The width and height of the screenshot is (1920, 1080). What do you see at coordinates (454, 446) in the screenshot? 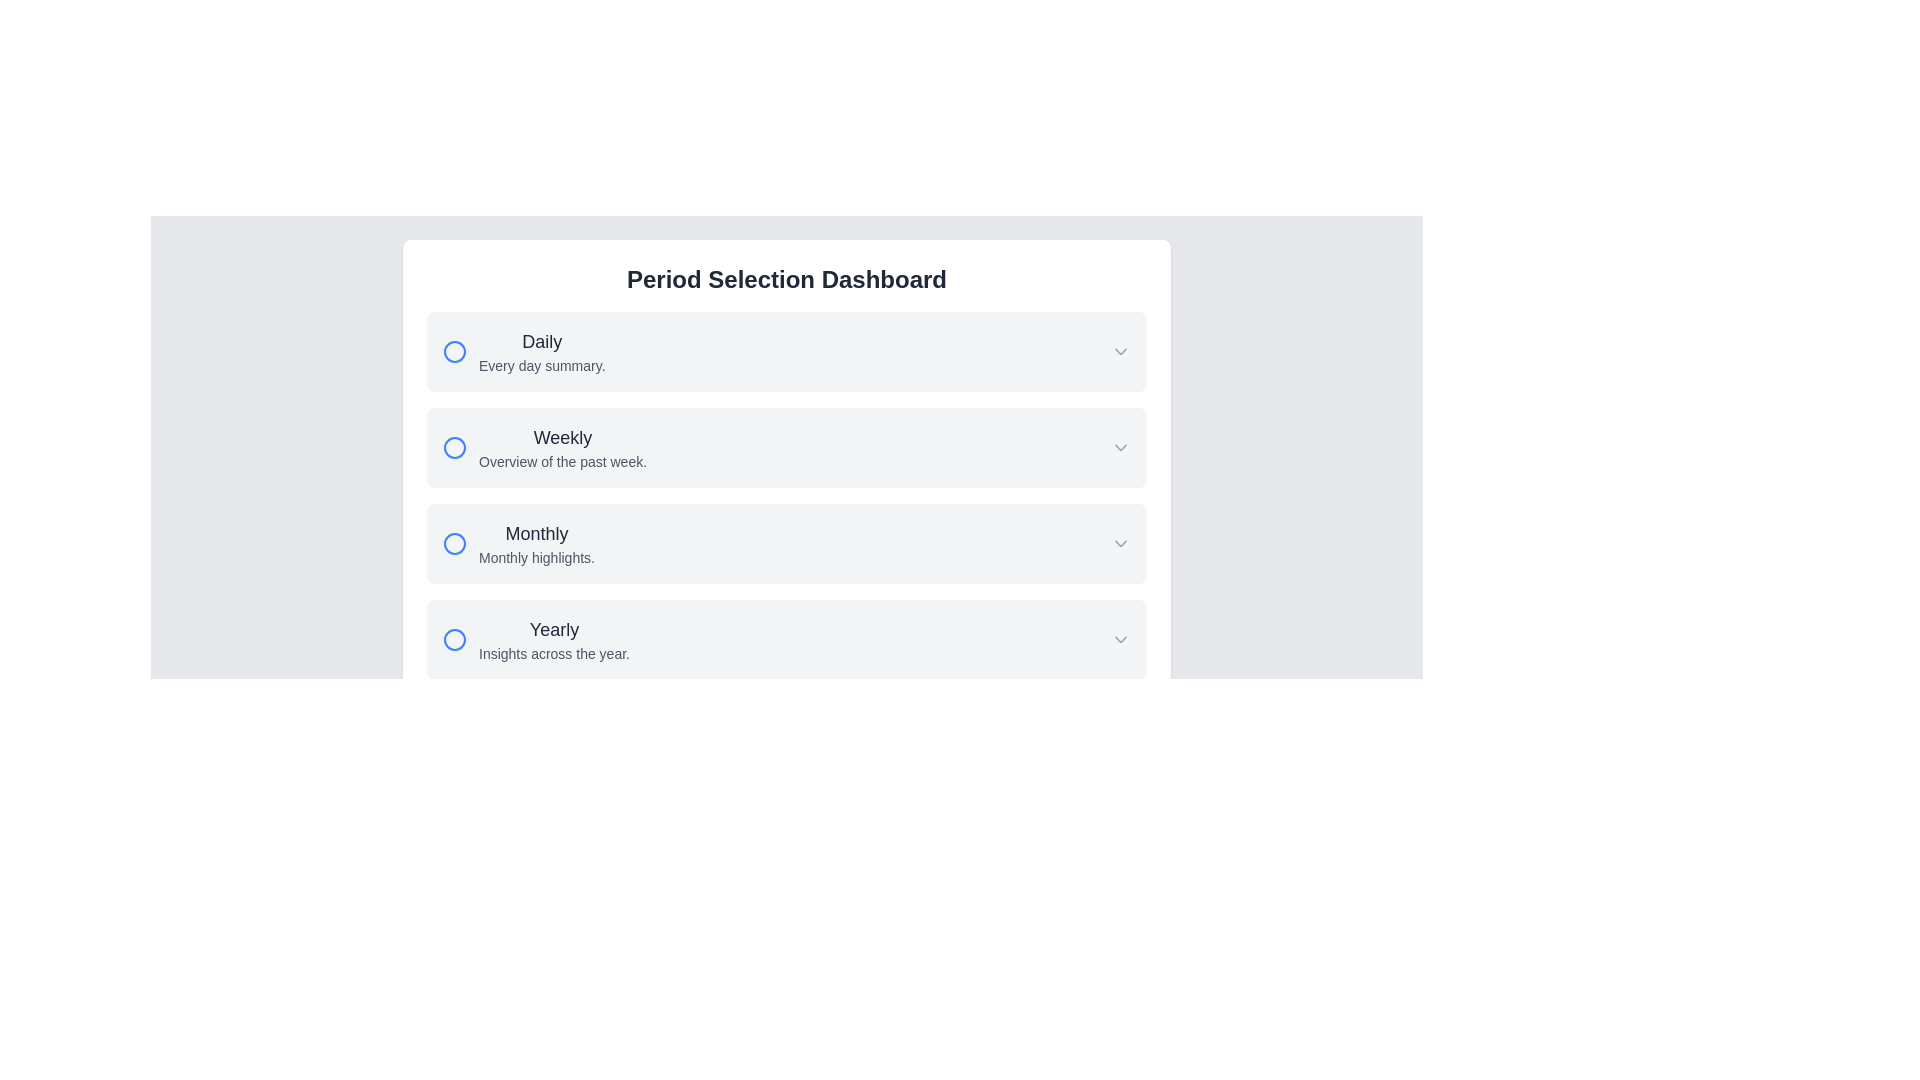
I see `the Radio Button Indicator with a blue border located in the second slot of the 'Period Selection Dashboard', adjacent to the 'Weekly: Overview of the past week.'` at bounding box center [454, 446].